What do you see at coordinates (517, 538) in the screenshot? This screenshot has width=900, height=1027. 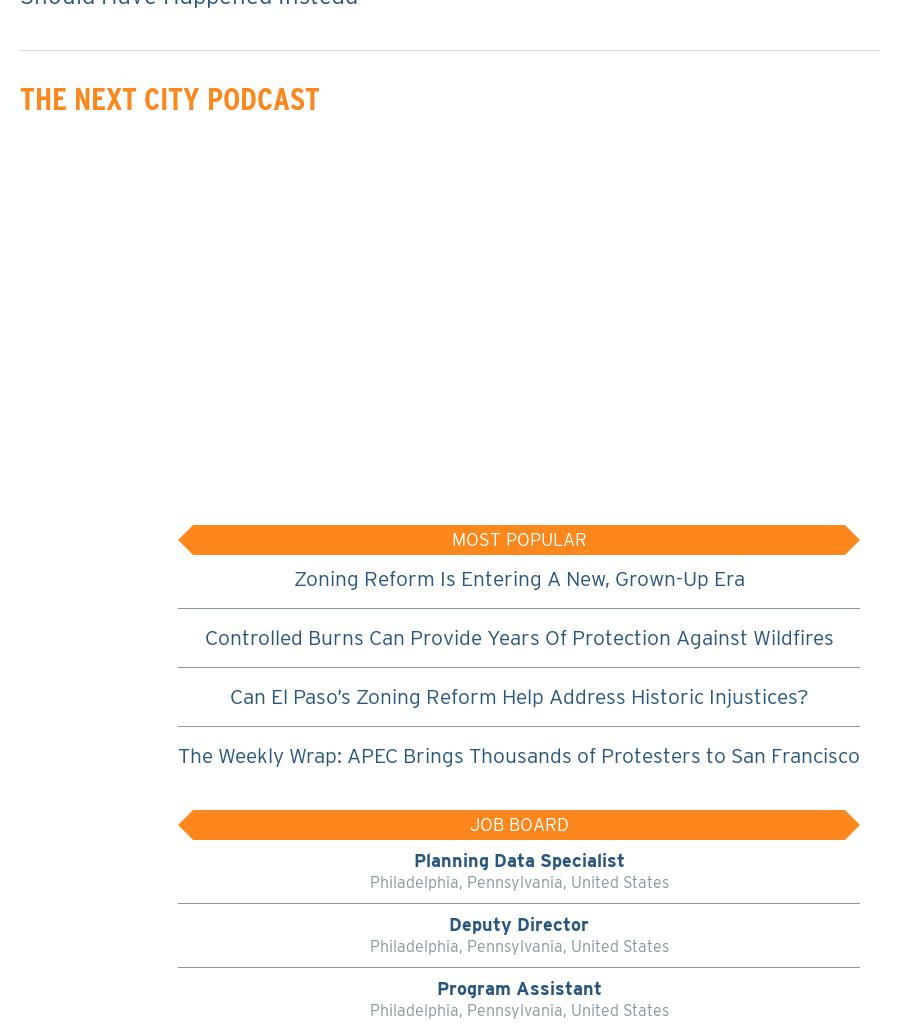 I see `'Most Popular'` at bounding box center [517, 538].